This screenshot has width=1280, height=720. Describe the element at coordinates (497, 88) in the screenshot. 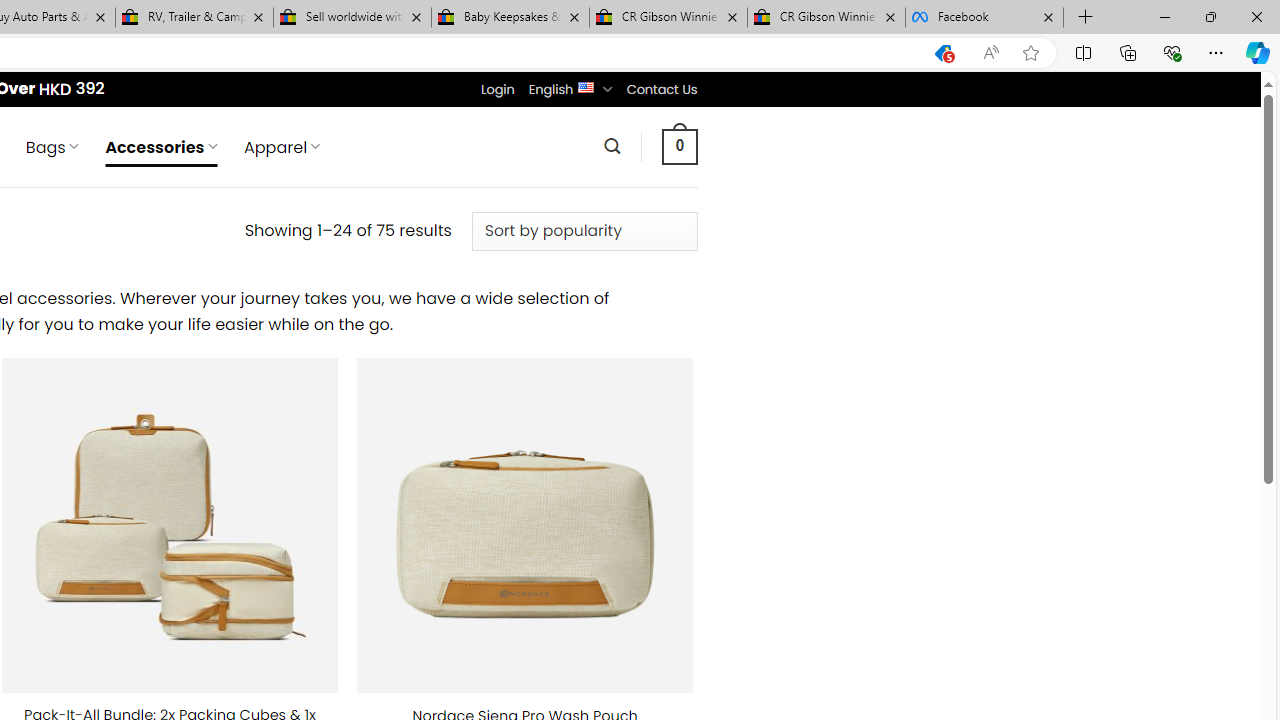

I see `'Login'` at that location.